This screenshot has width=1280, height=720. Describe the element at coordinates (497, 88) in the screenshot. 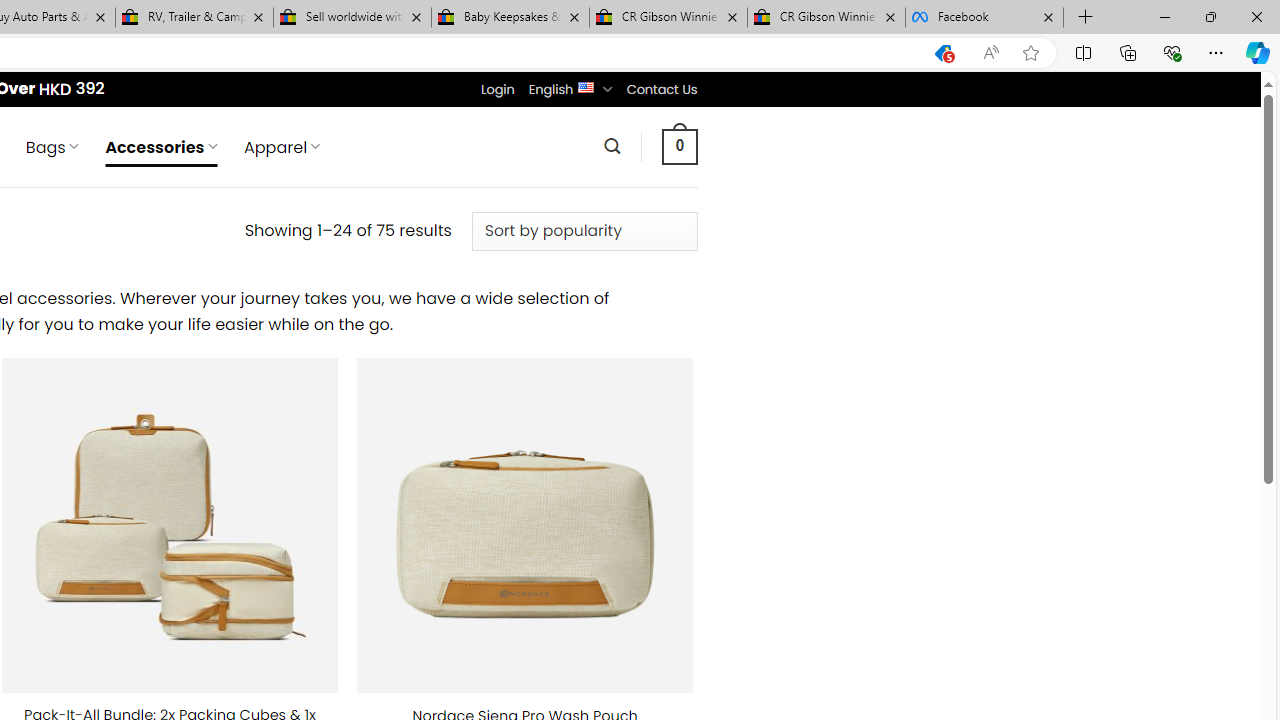

I see `'Login'` at that location.